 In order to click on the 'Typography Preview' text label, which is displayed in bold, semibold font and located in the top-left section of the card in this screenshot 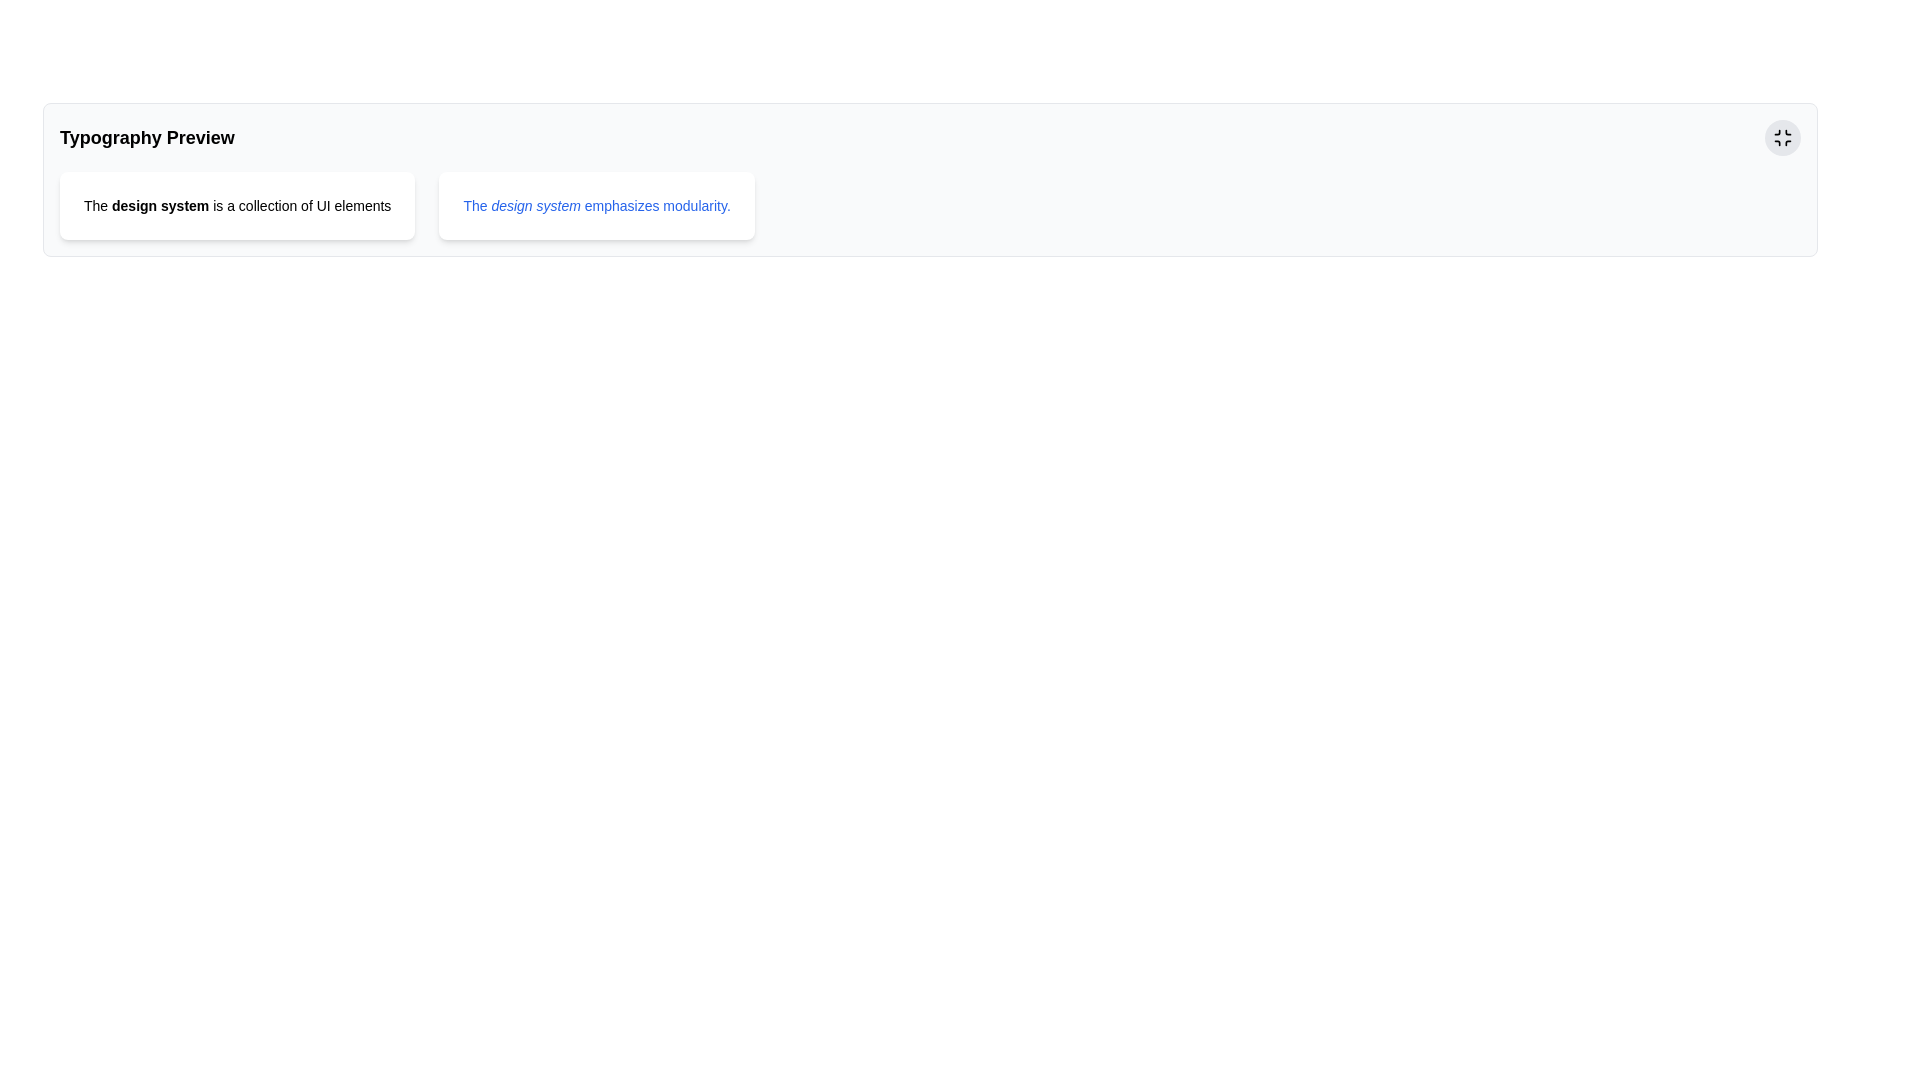, I will do `click(146, 137)`.